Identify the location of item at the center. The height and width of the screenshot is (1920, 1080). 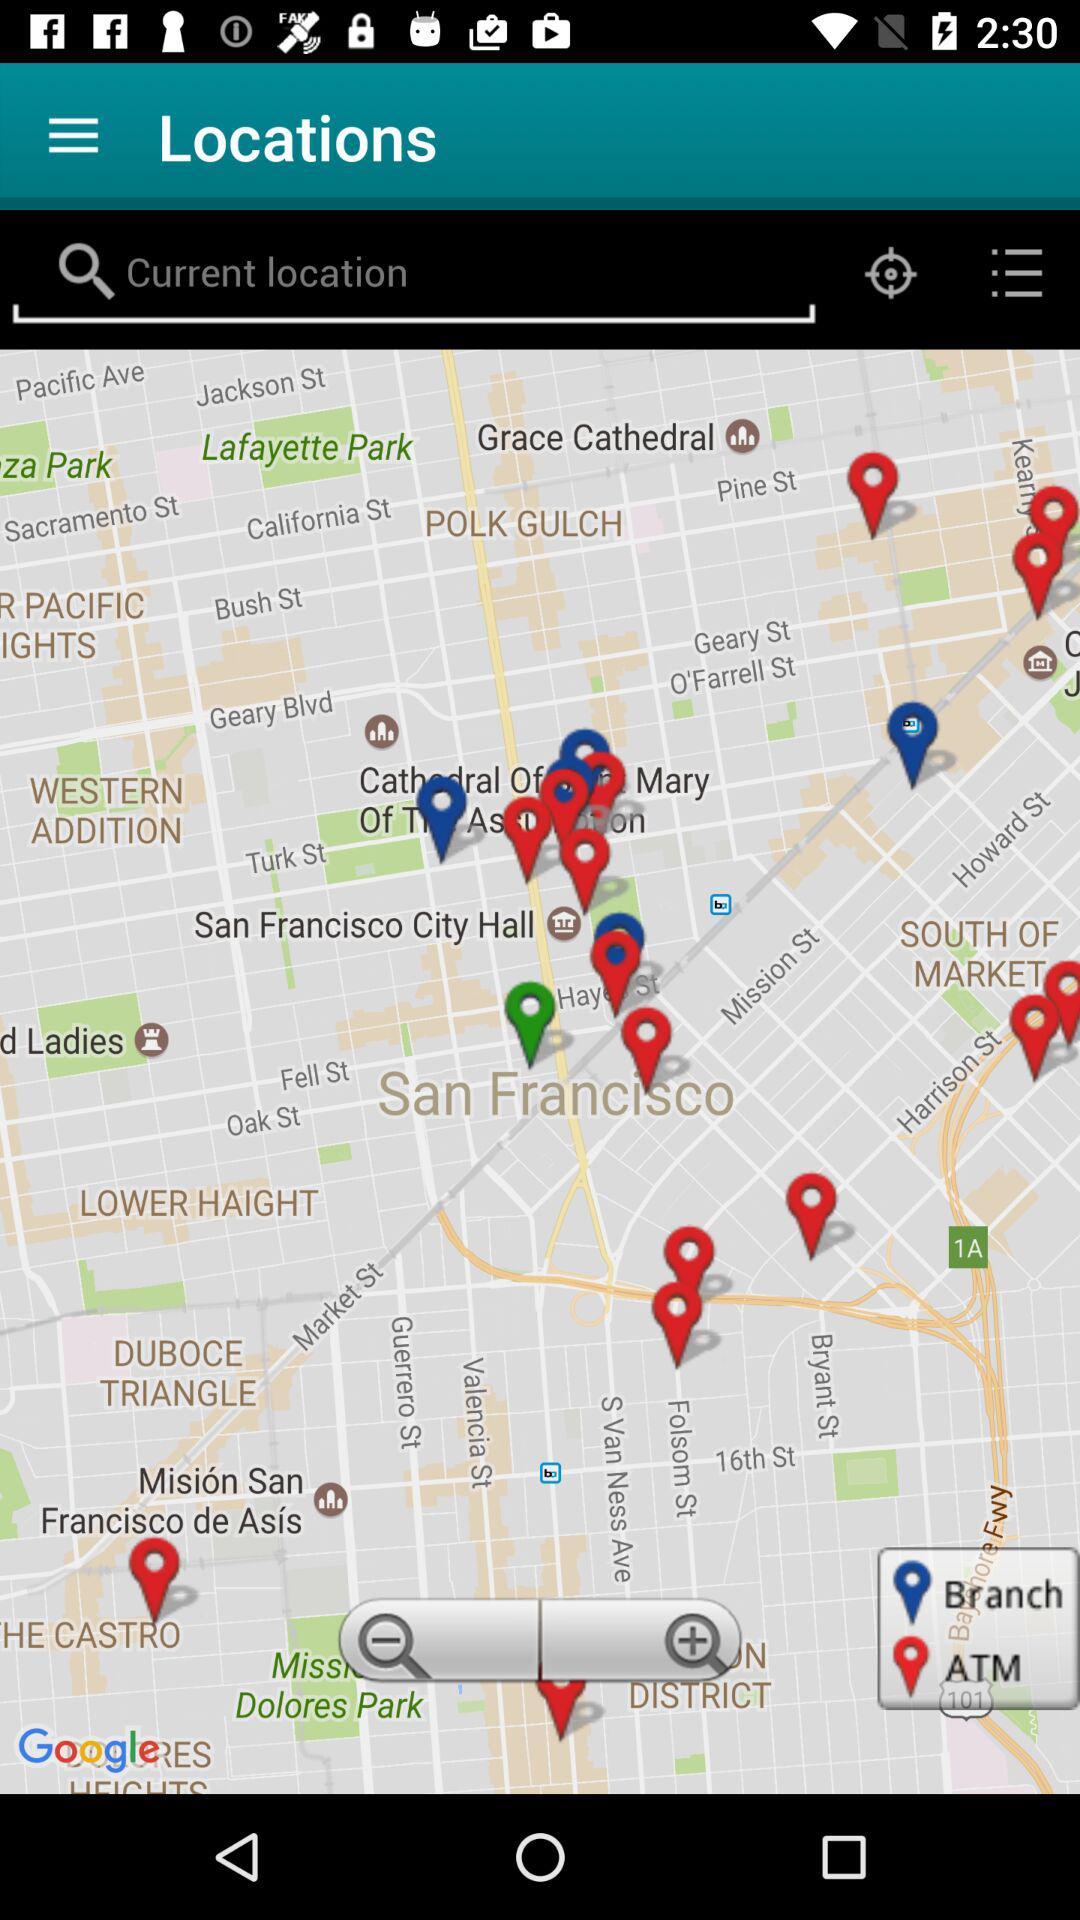
(540, 1070).